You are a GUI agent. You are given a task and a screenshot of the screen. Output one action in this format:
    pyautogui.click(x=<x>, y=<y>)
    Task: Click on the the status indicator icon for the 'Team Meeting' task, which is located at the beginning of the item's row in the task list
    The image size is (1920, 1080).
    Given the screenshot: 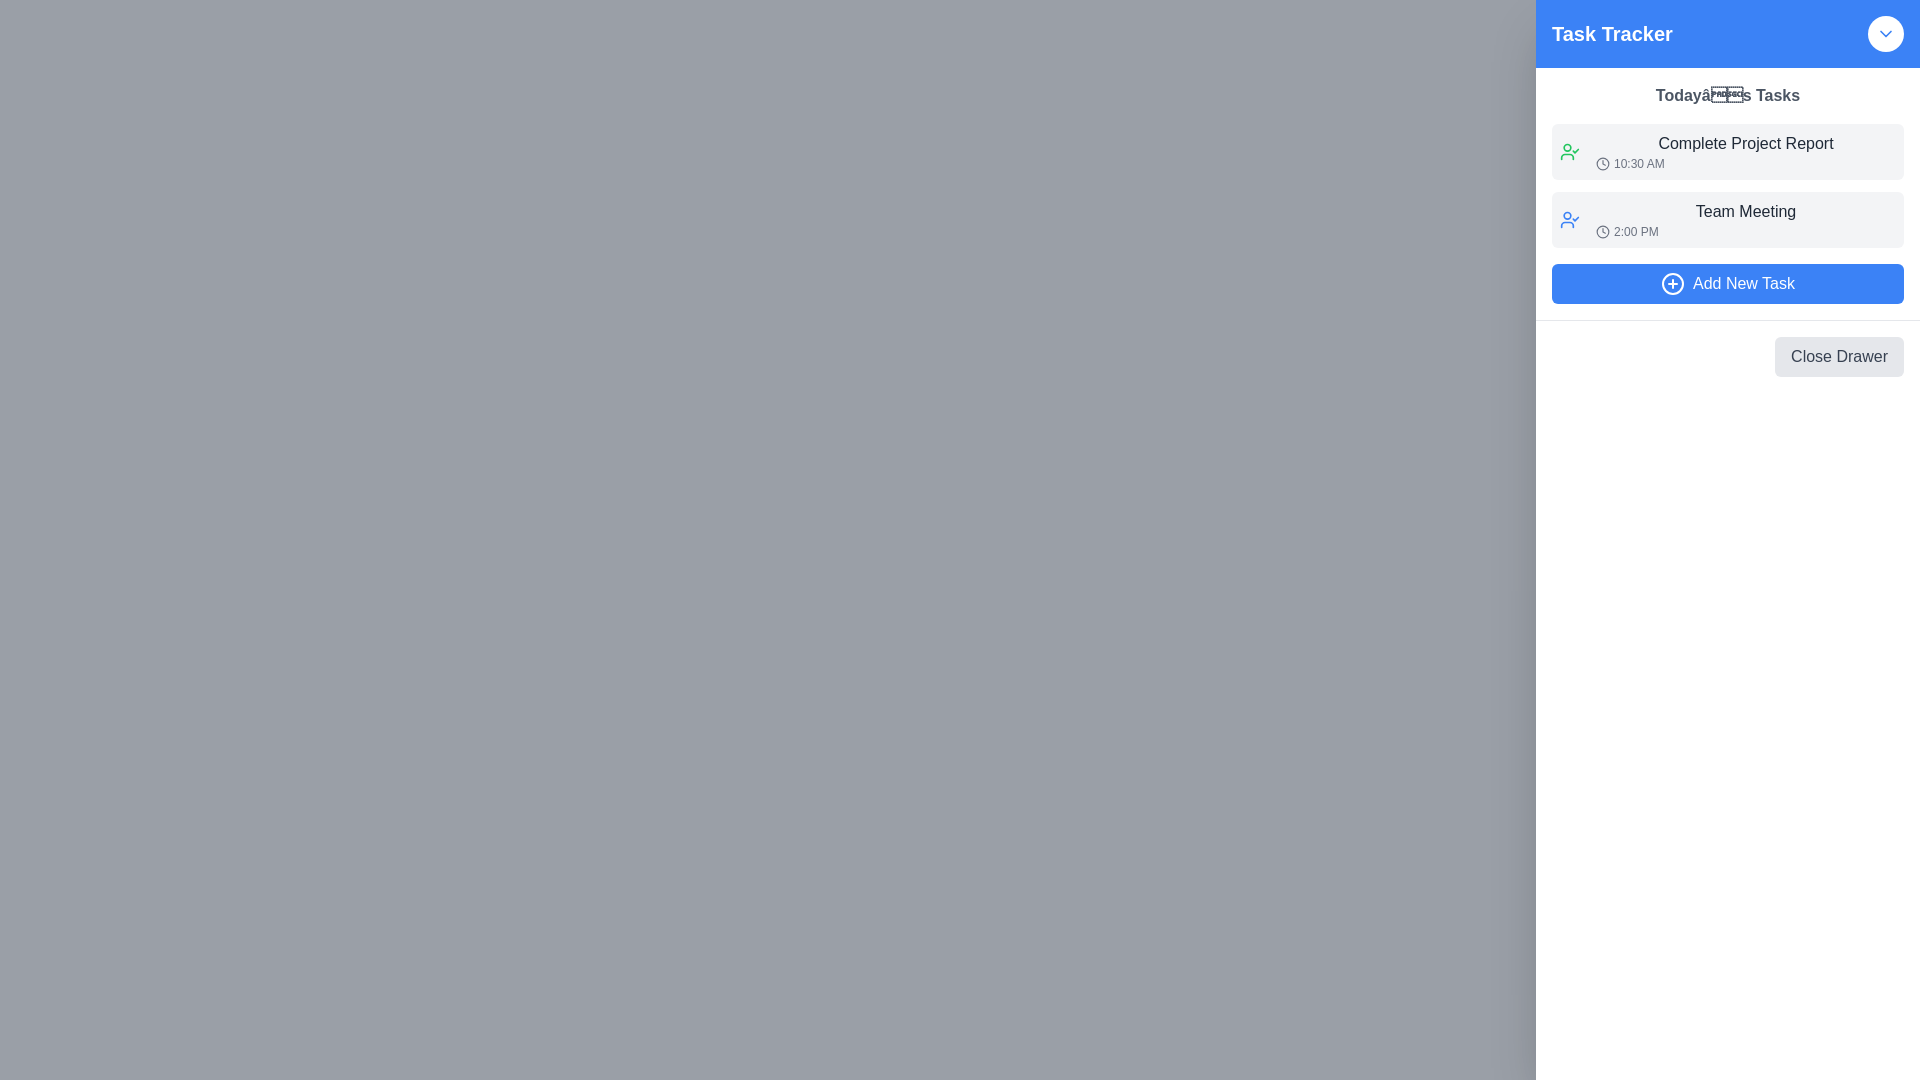 What is the action you would take?
    pyautogui.click(x=1568, y=219)
    